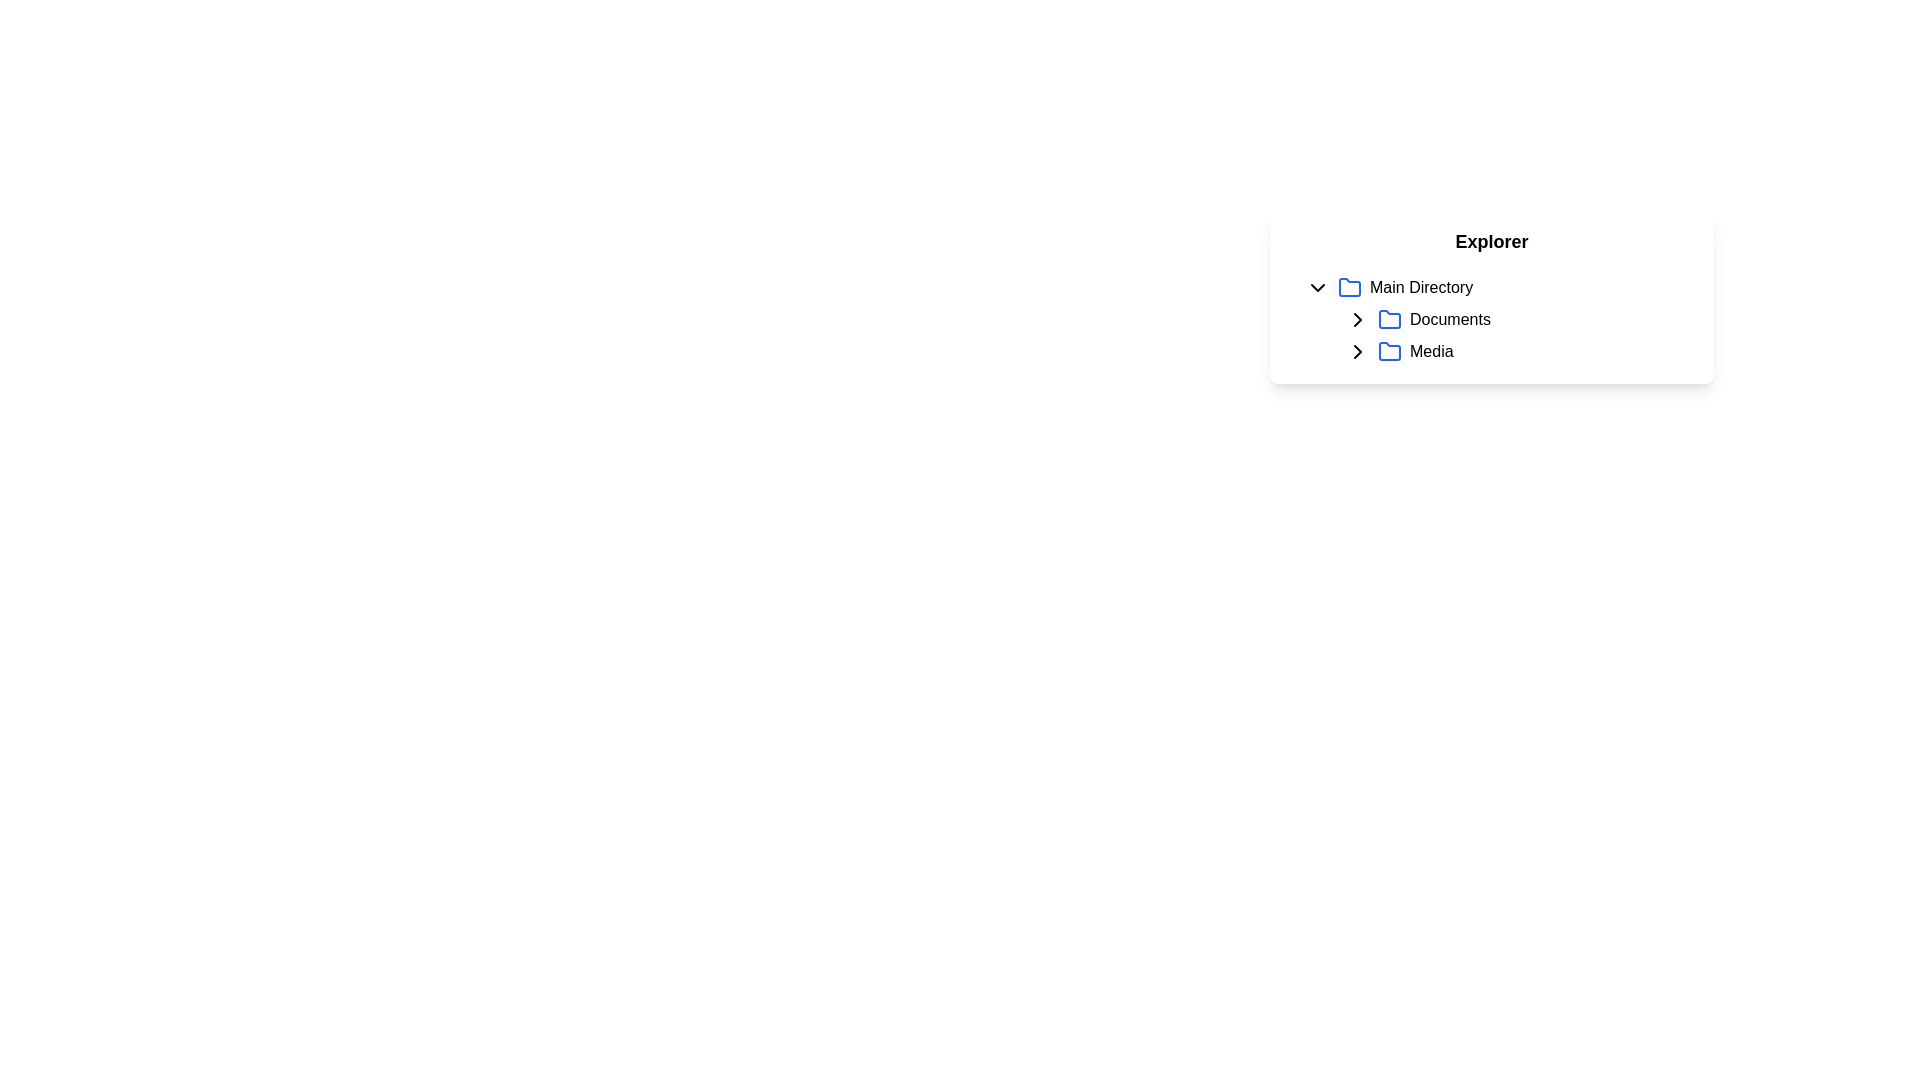  Describe the element at coordinates (1499, 319) in the screenshot. I see `the 'Documents' sub-item in the tree-structured list for keyboard navigation by moving to its center point` at that location.